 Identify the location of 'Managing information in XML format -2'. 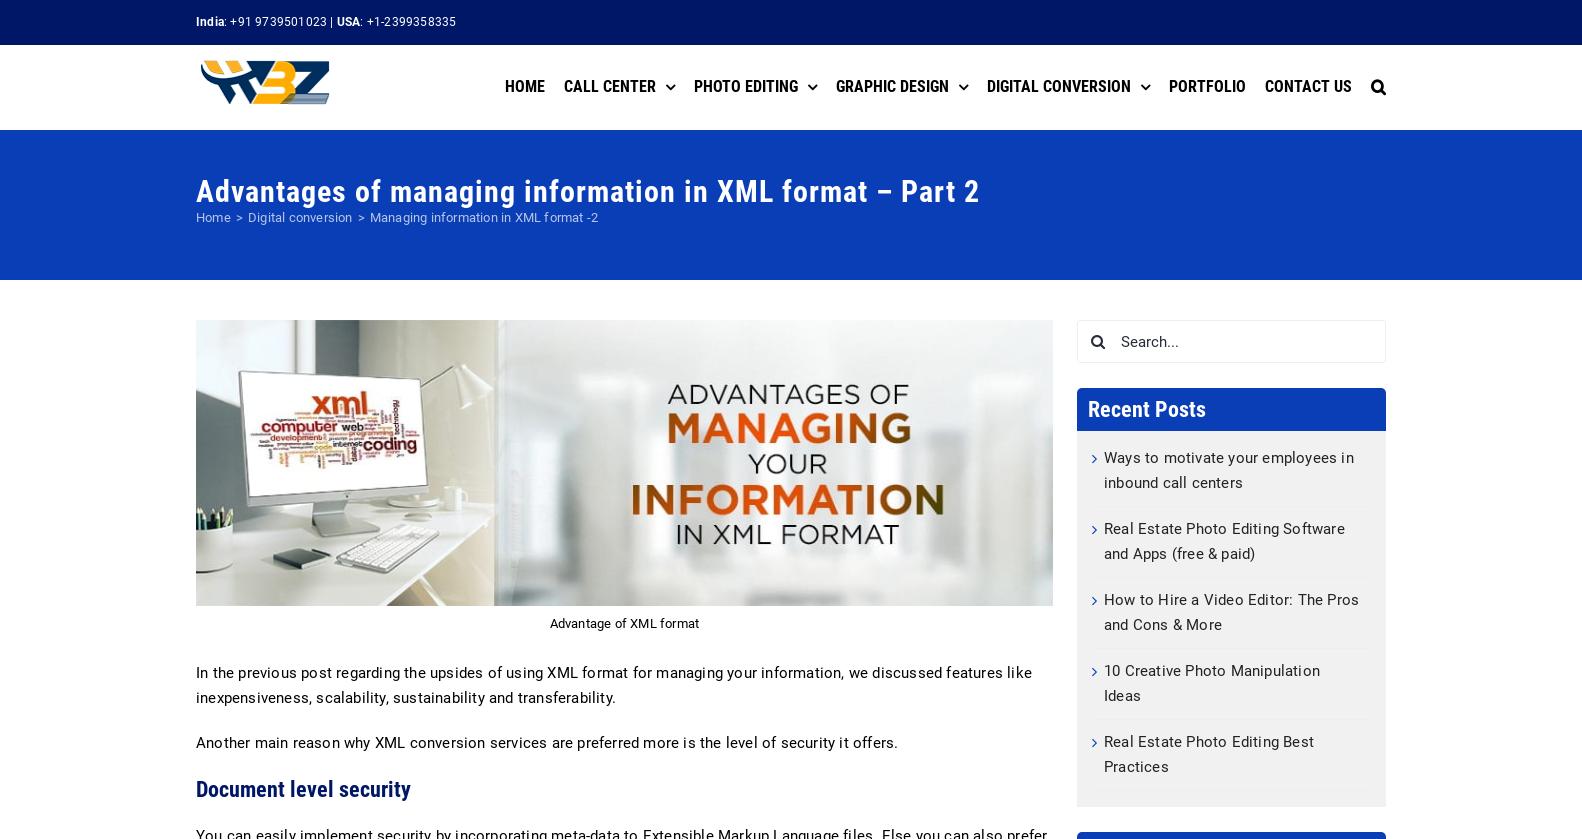
(482, 216).